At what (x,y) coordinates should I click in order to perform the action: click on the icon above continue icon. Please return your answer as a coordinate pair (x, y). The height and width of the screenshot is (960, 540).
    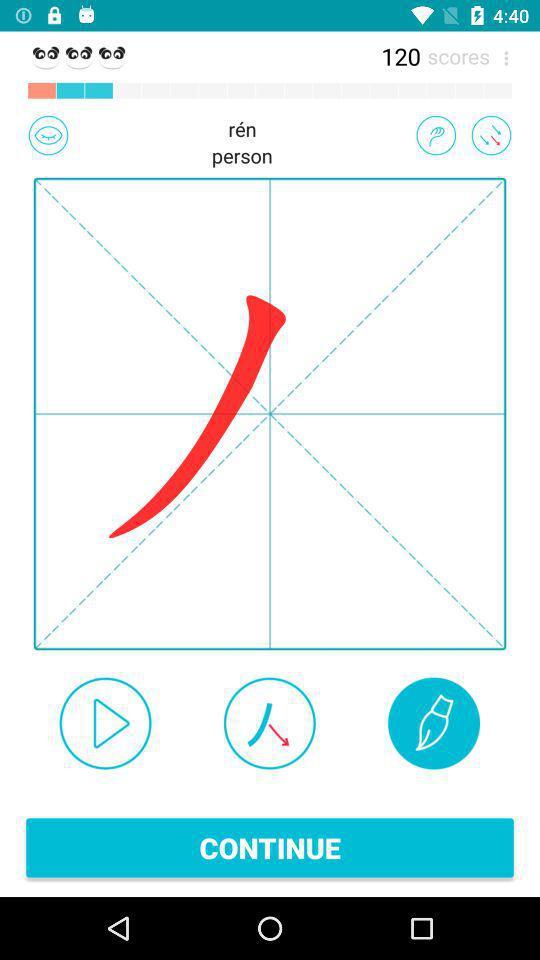
    Looking at the image, I should click on (105, 722).